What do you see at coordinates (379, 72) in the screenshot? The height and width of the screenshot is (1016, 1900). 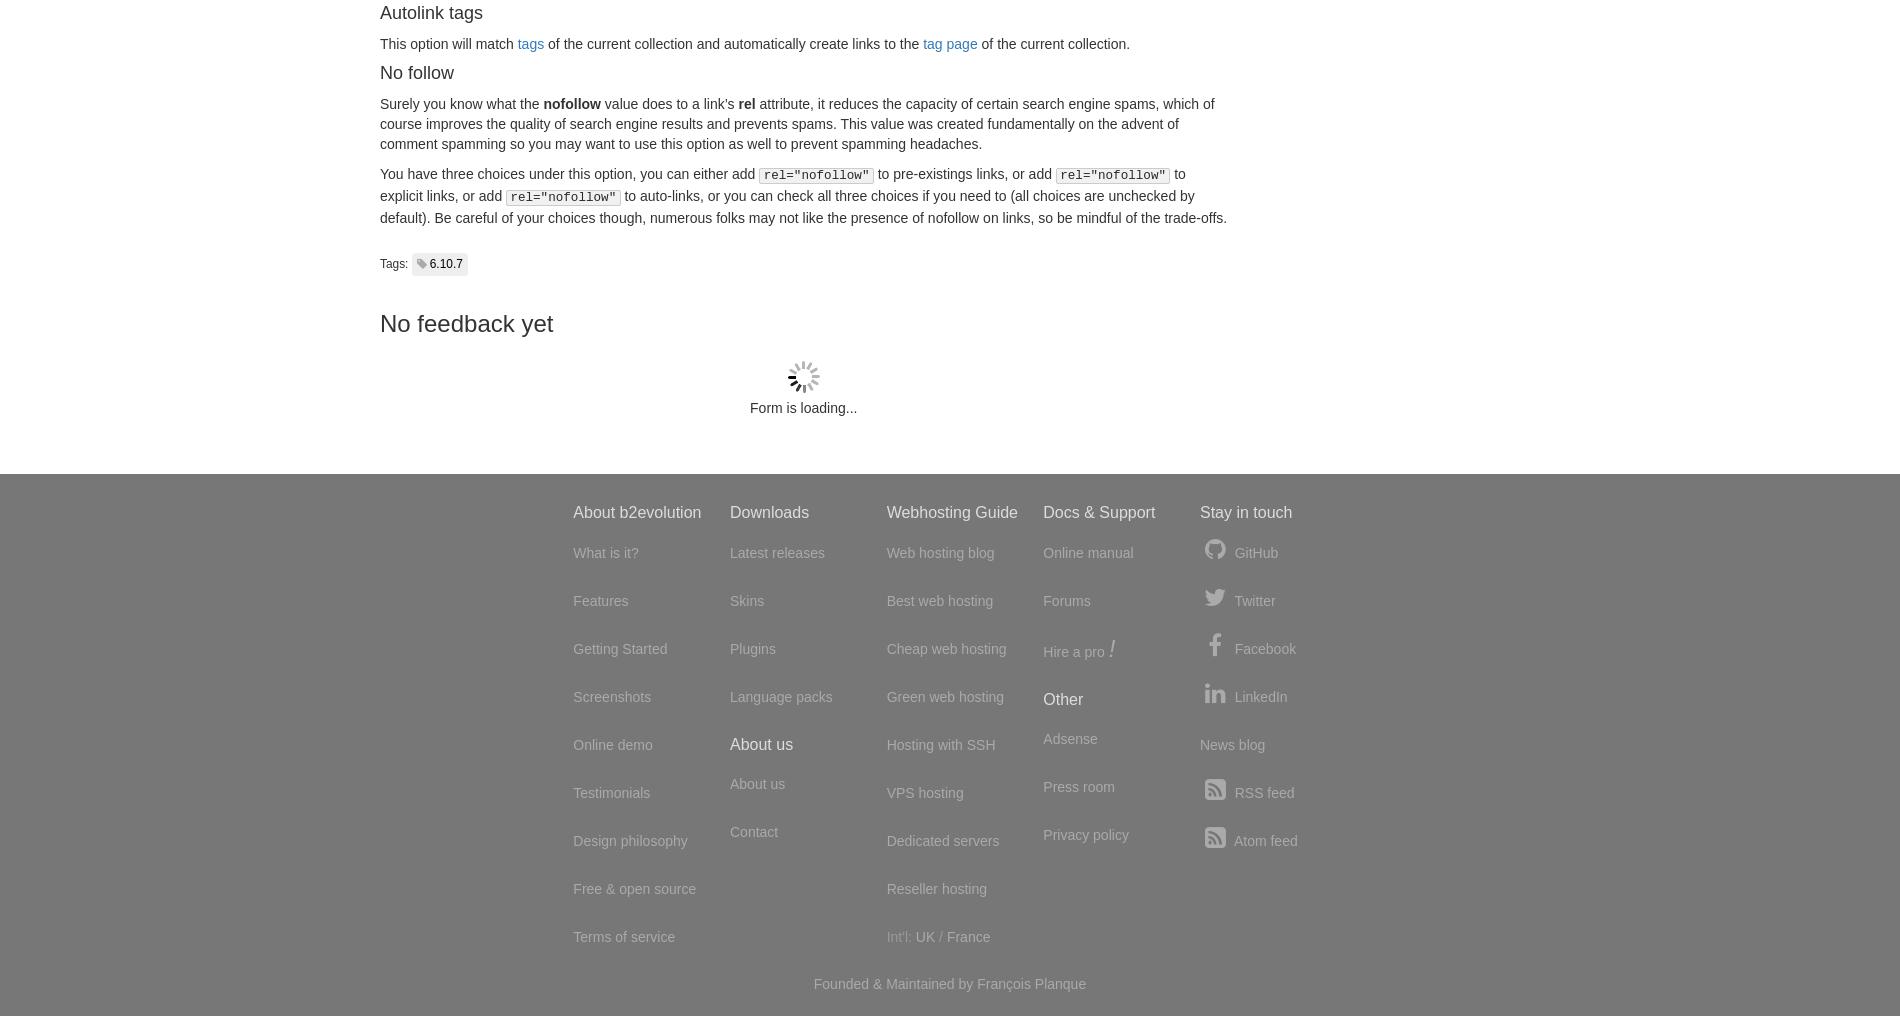 I see `'No follow'` at bounding box center [379, 72].